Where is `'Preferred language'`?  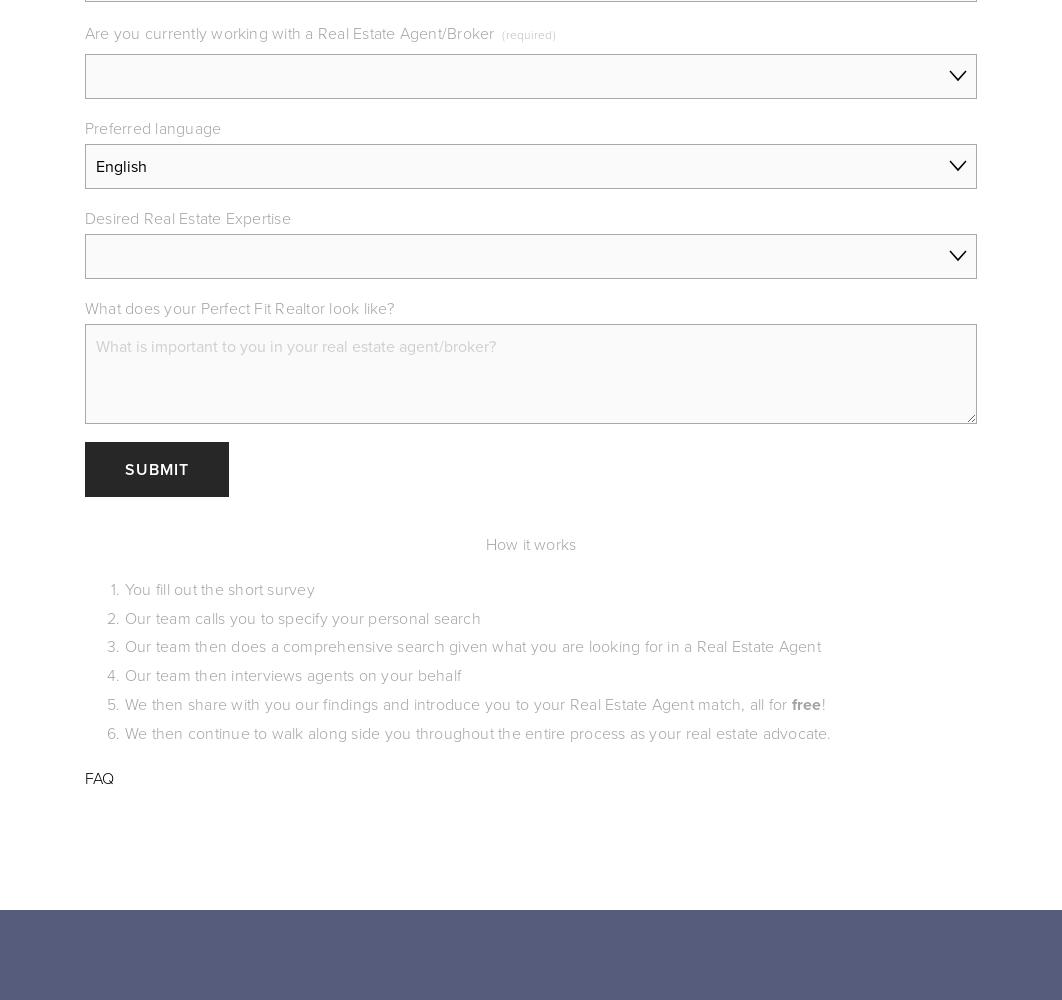
'Preferred language' is located at coordinates (152, 127).